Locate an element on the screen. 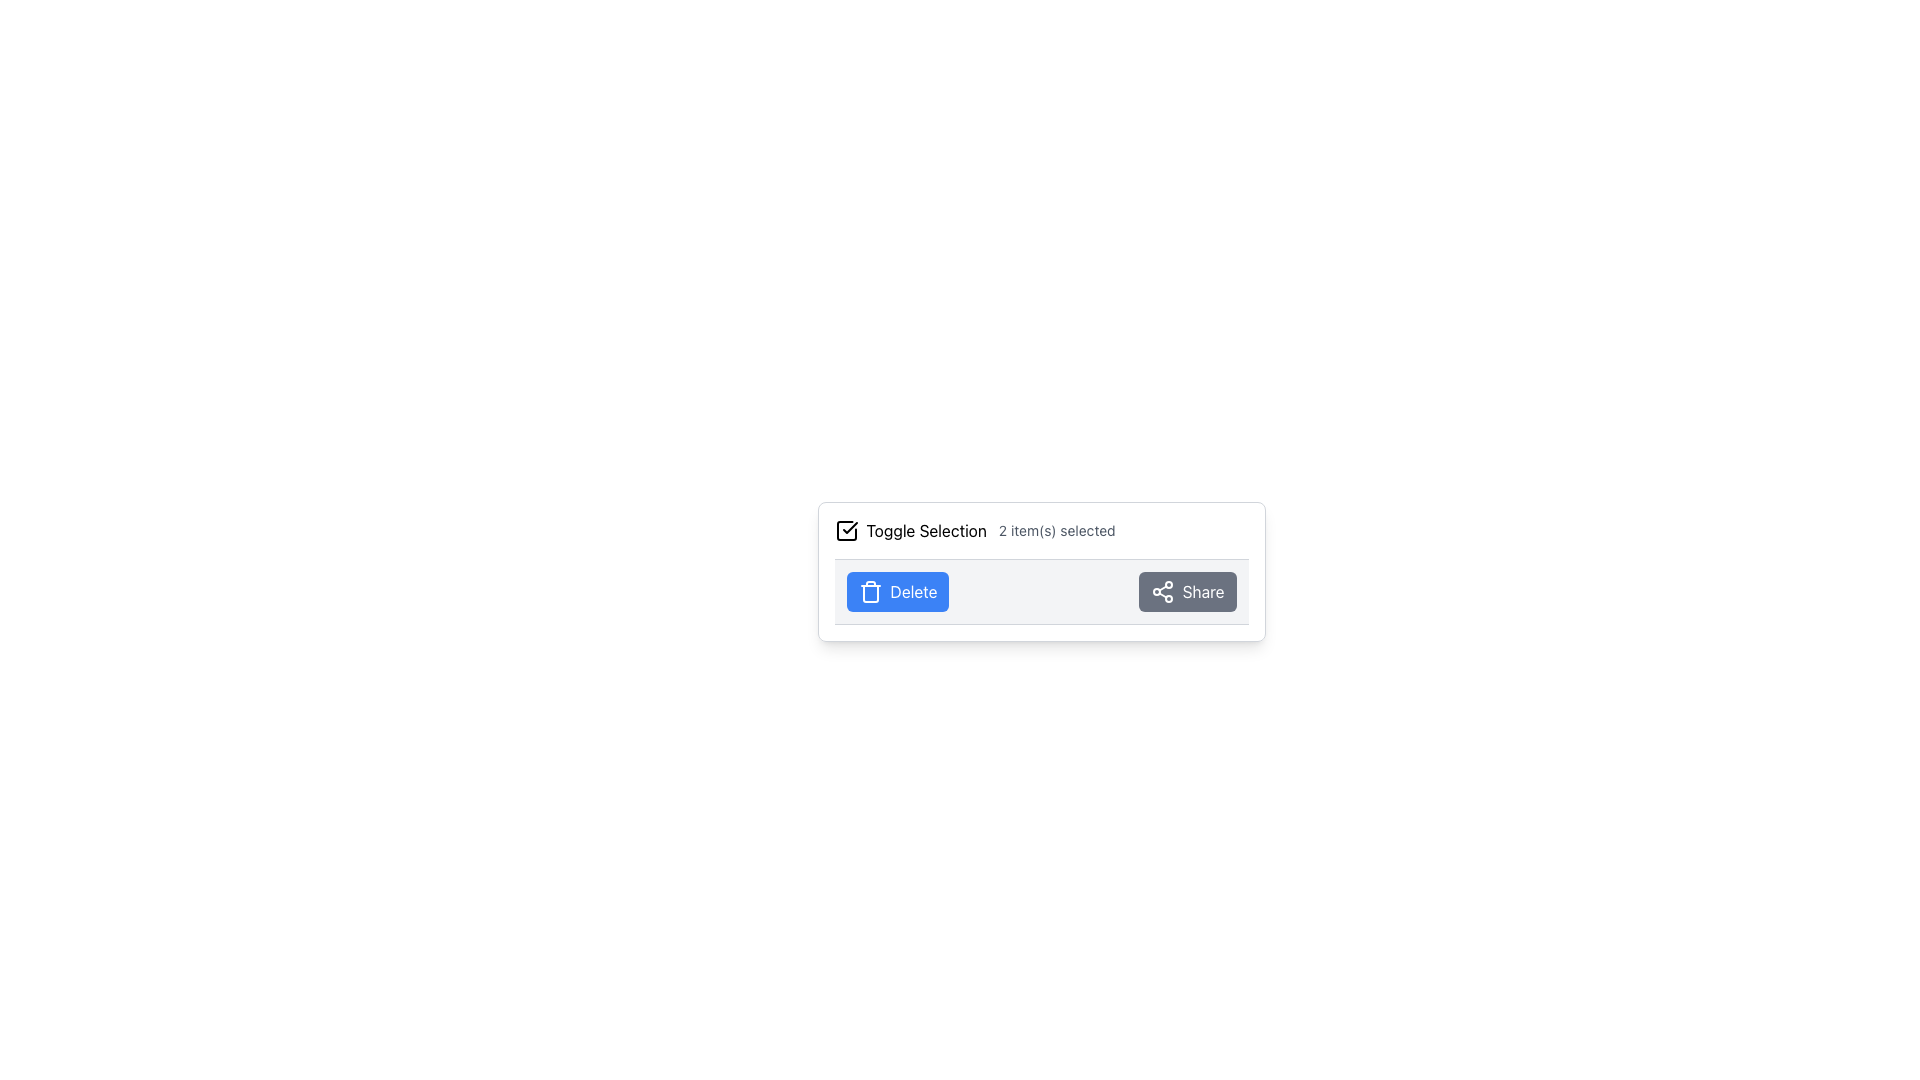 The image size is (1920, 1080). the trash can icon located within the 'Delete' button is located at coordinates (870, 590).